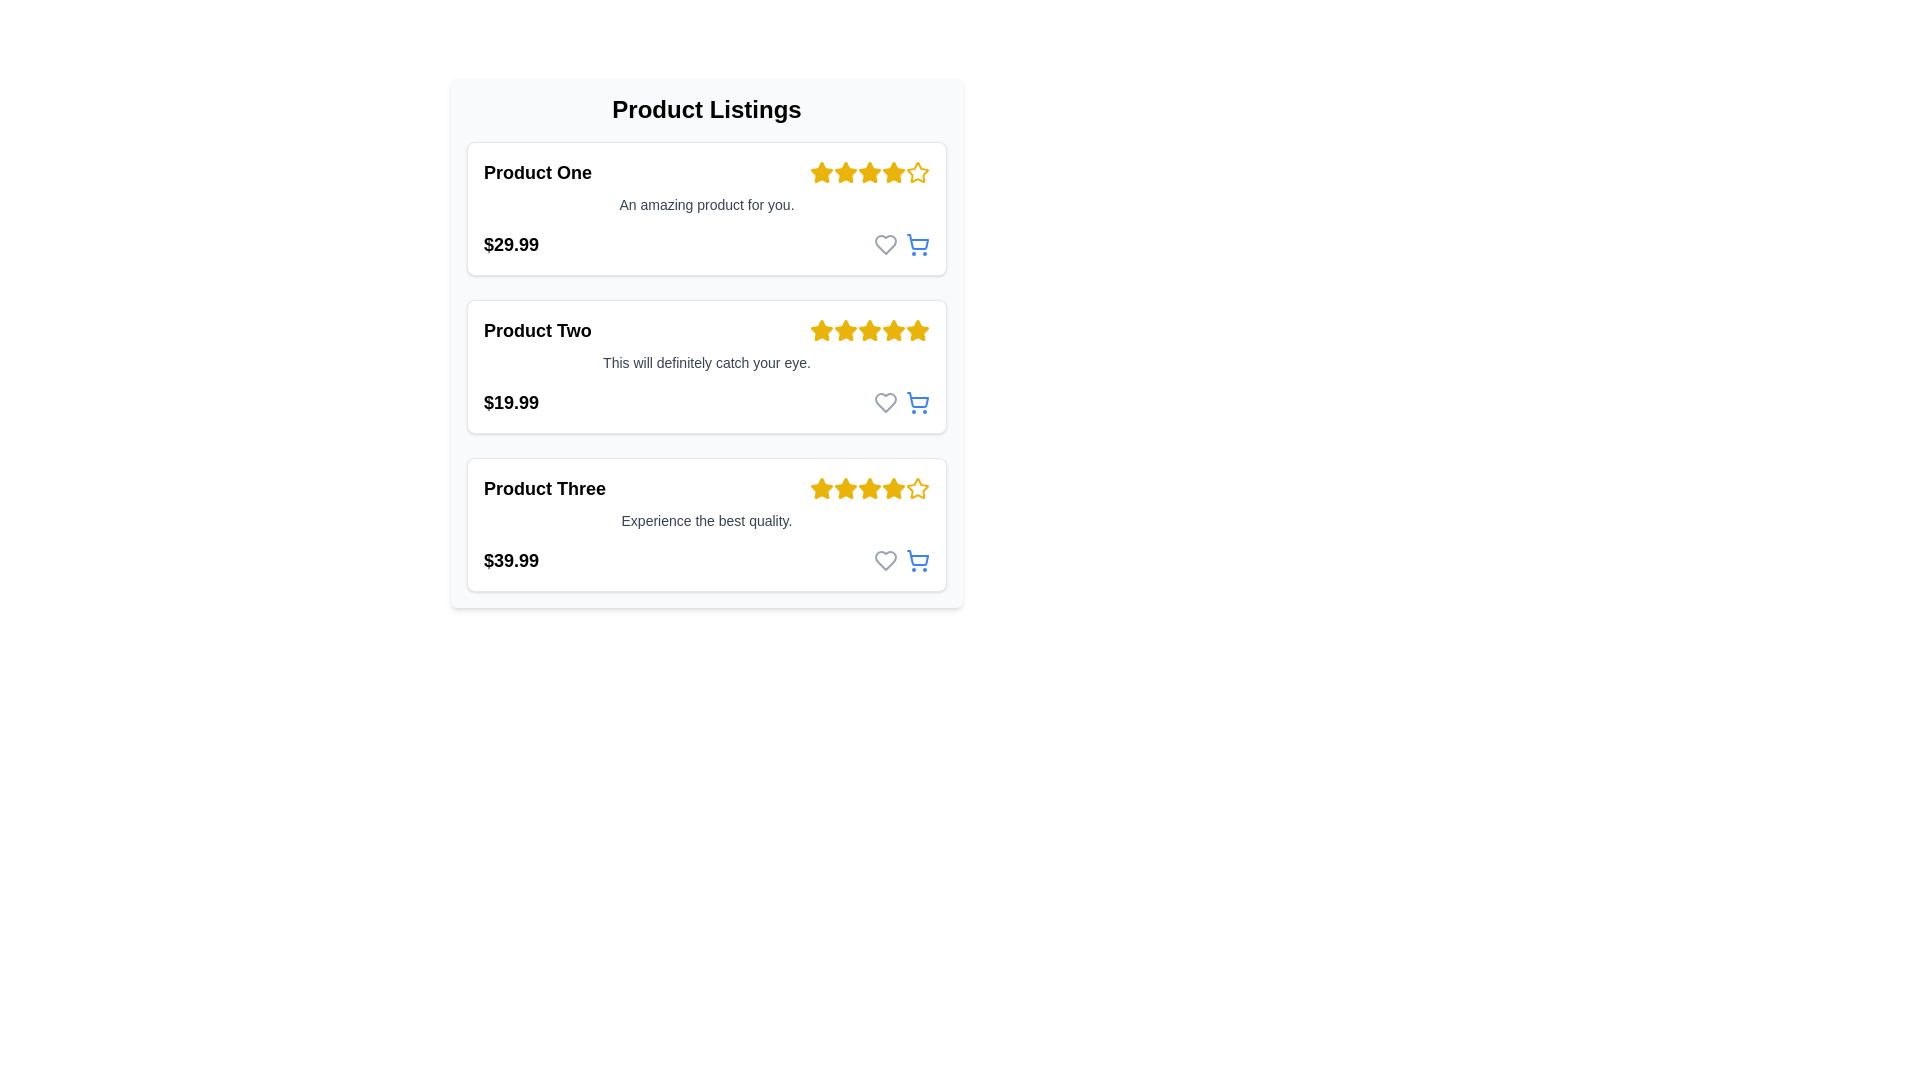 This screenshot has height=1080, width=1920. Describe the element at coordinates (916, 489) in the screenshot. I see `the fifth star icon in the rating system for 'Product Three' to engage or alter the rating` at that location.